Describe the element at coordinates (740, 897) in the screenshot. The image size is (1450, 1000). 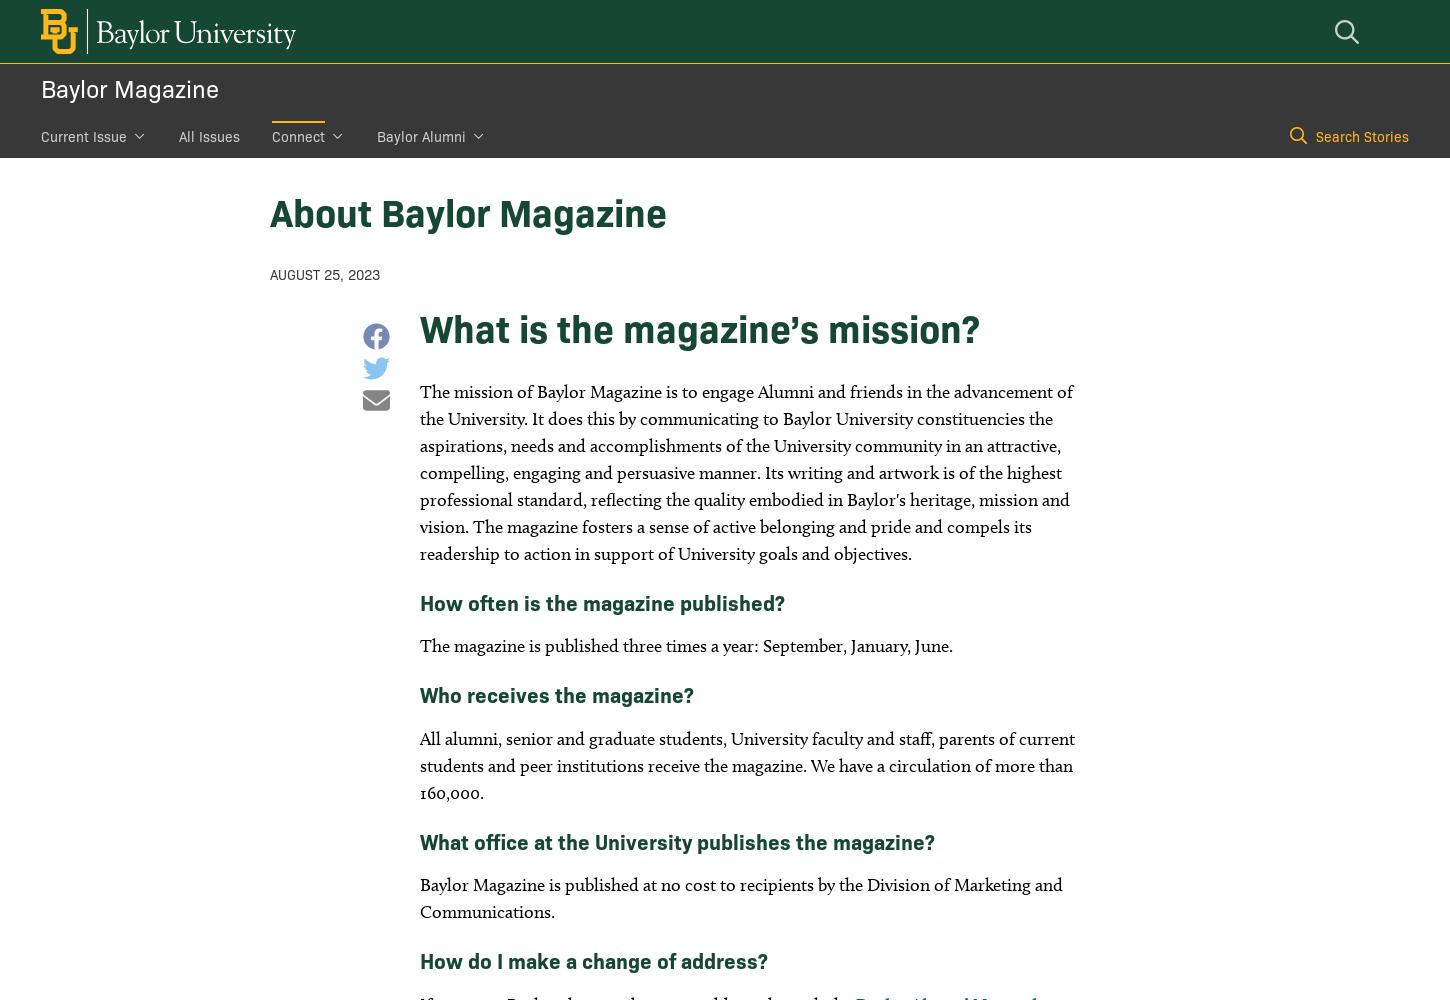
I see `'Baylor Magazine is published at no cost to recipients by the Division of Marketing and Communications.'` at that location.